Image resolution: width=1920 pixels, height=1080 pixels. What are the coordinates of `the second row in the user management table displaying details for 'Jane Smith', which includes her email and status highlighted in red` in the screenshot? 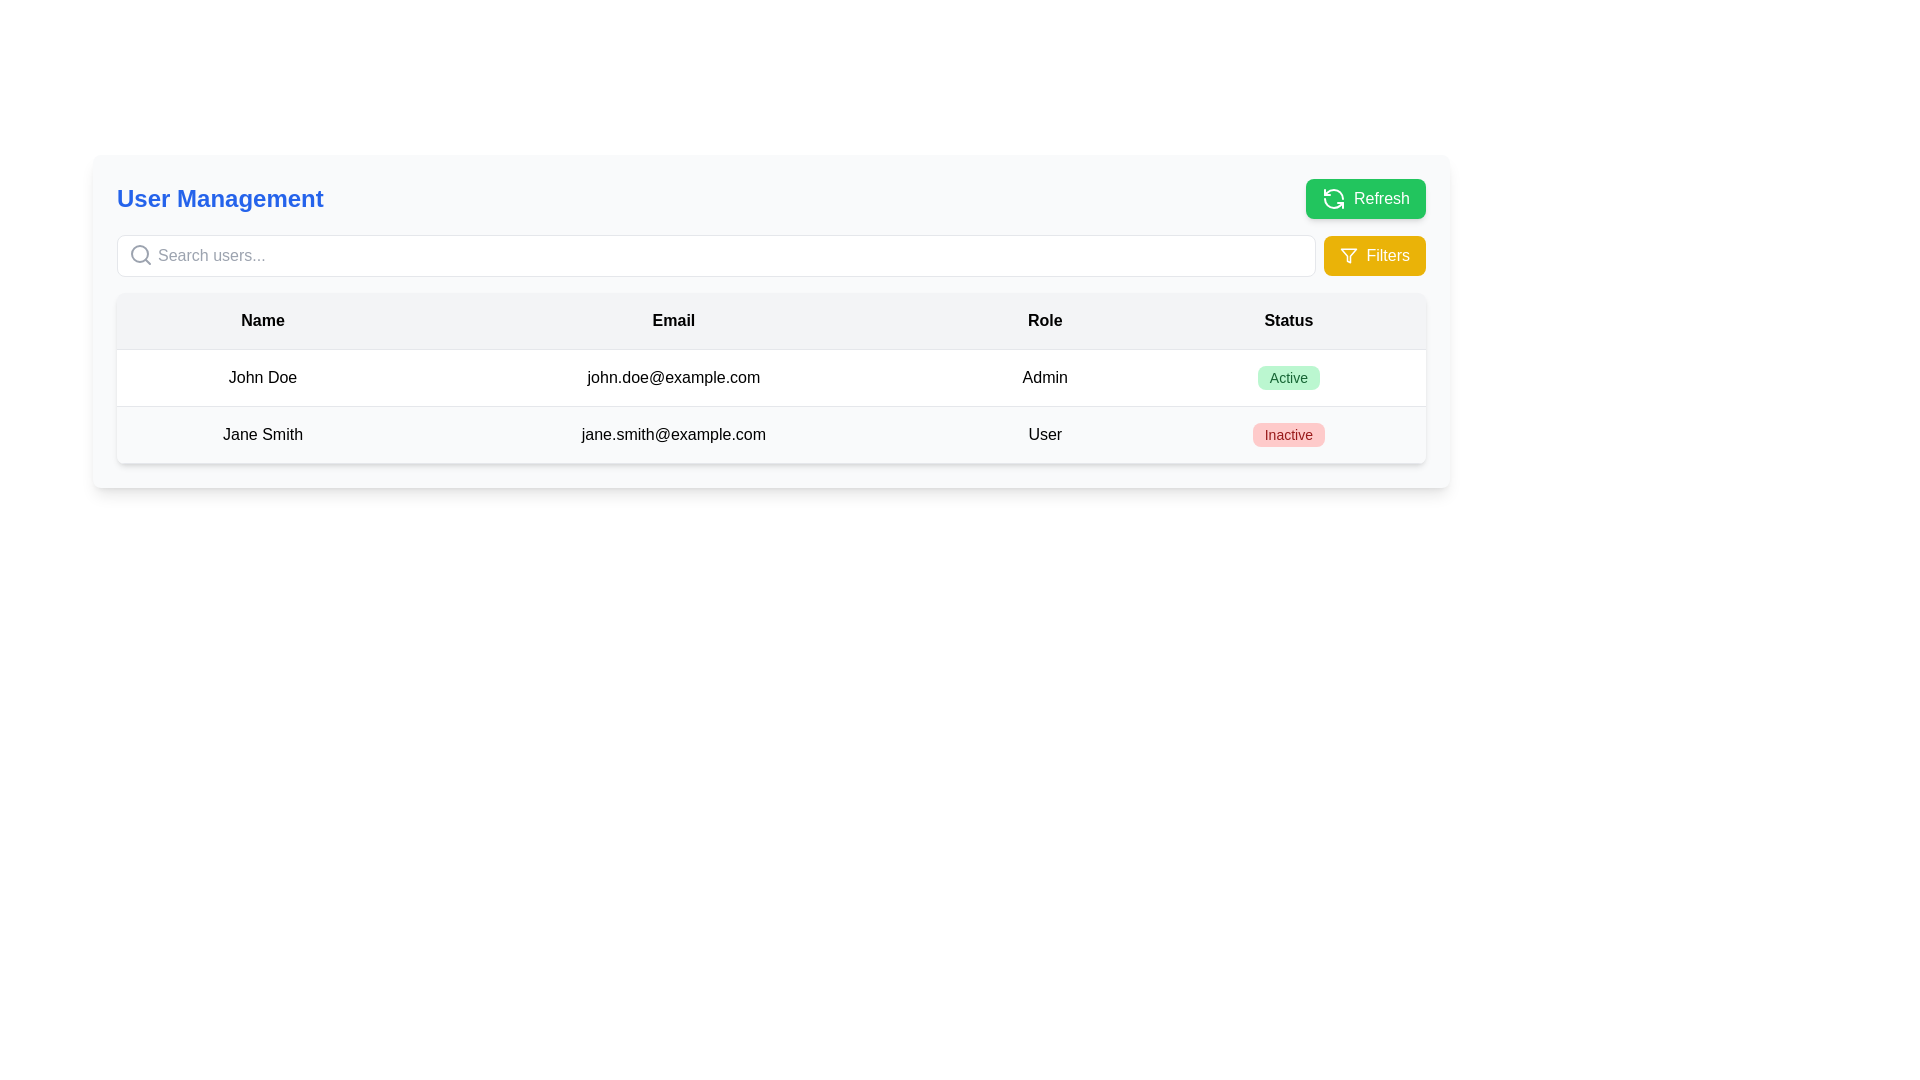 It's located at (770, 434).